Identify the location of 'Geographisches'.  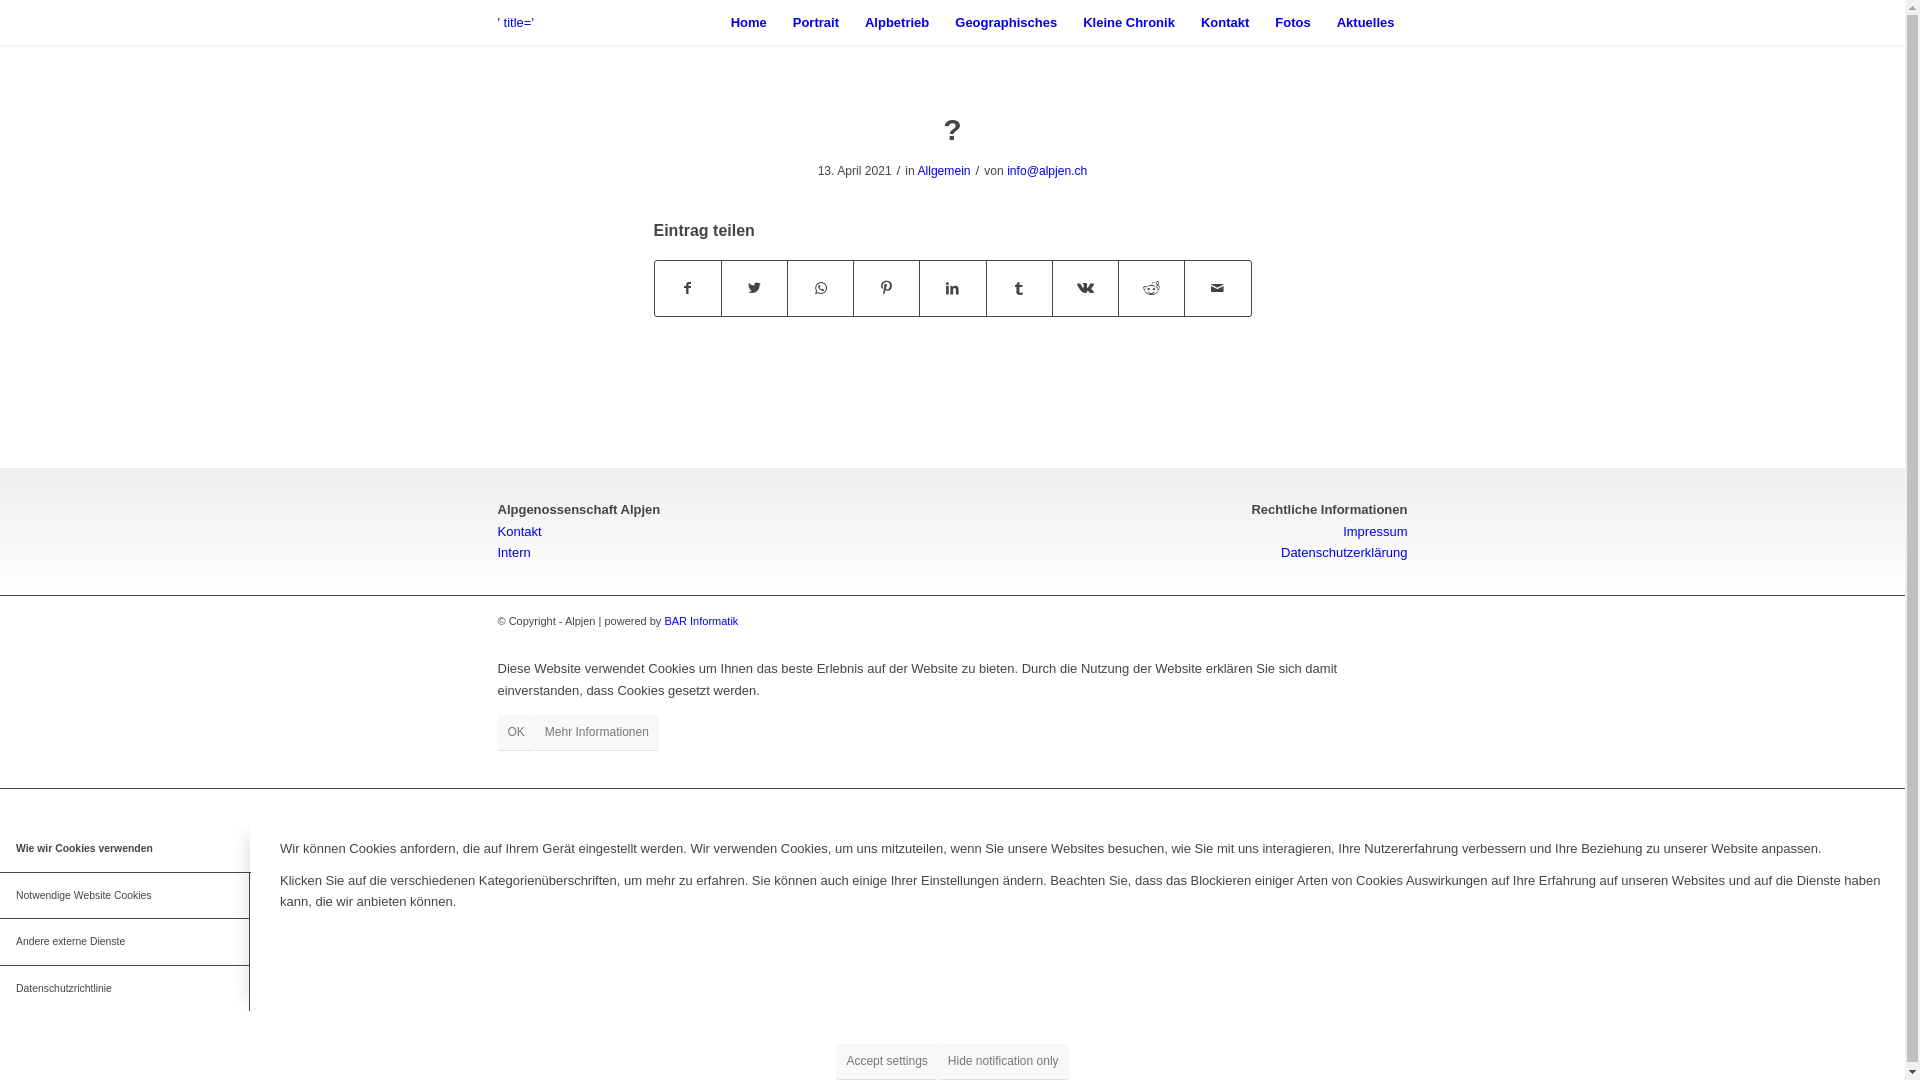
(940, 22).